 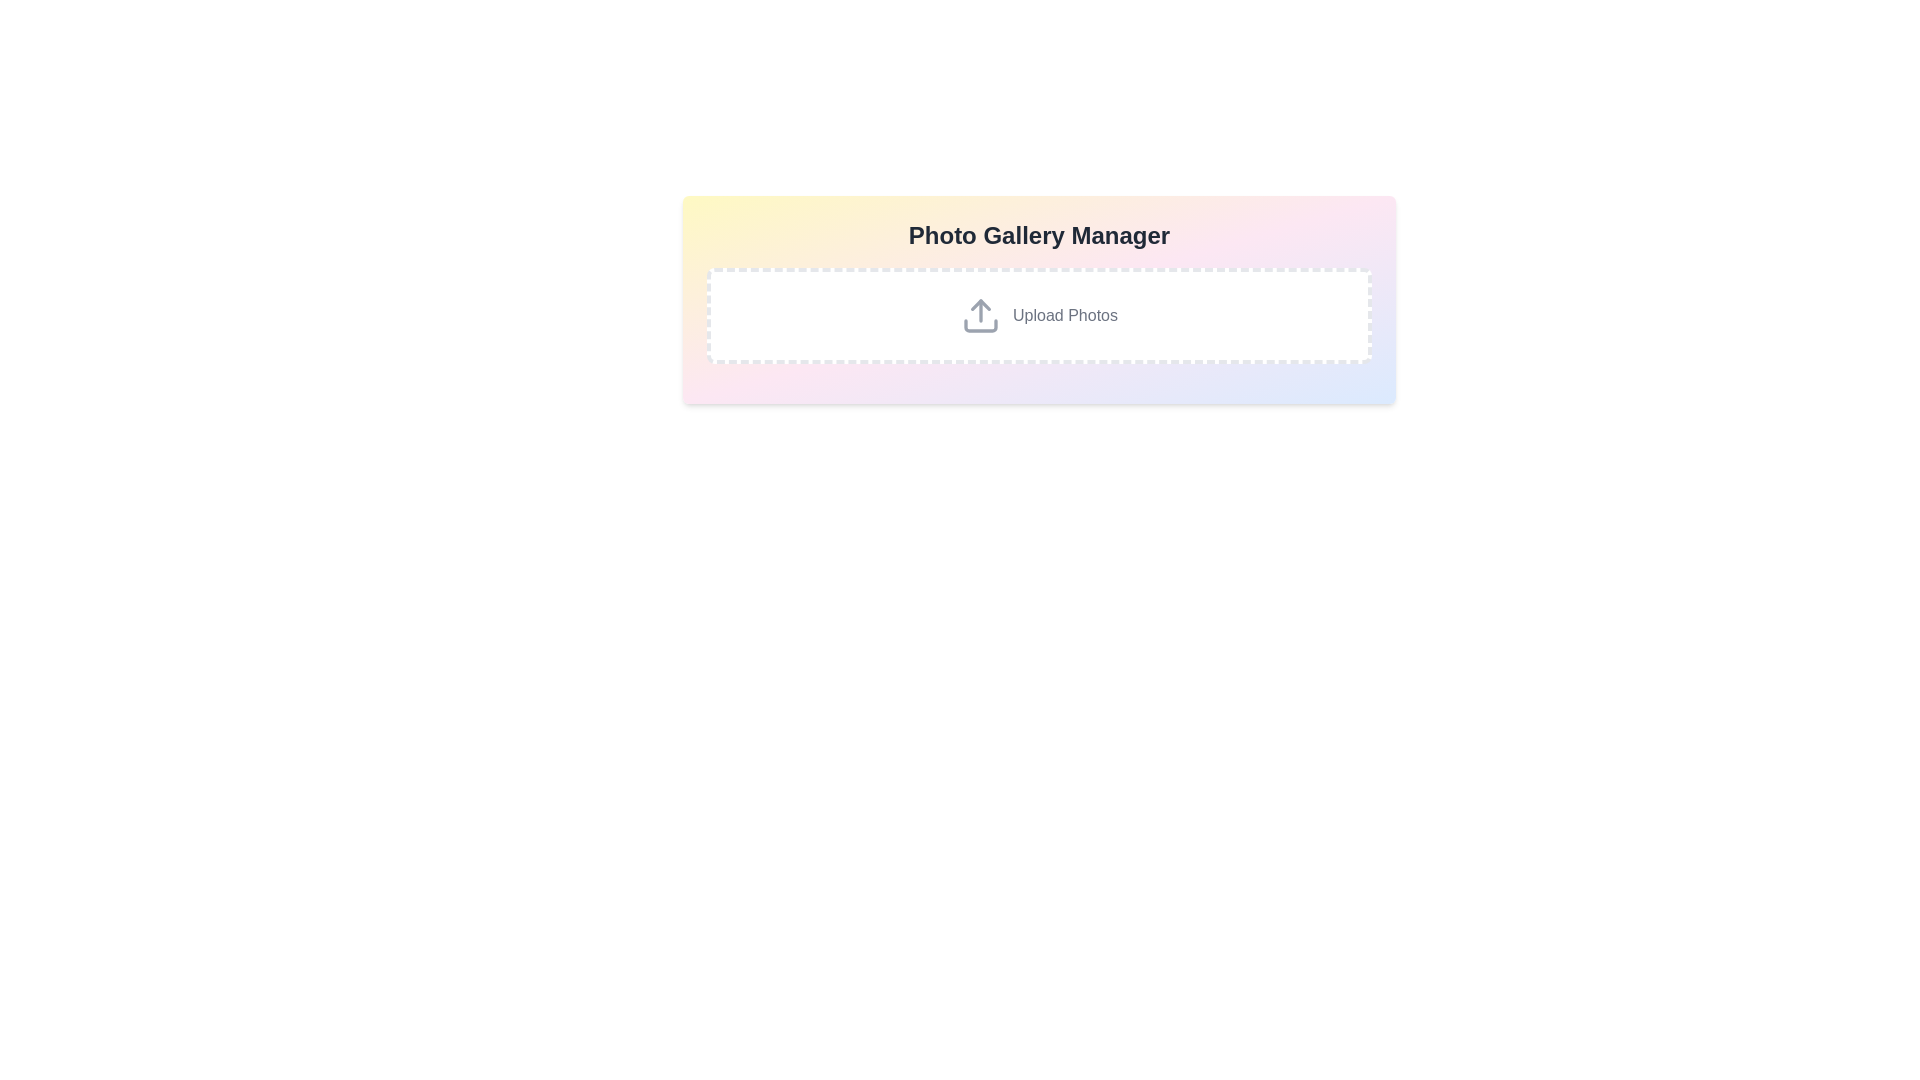 What do you see at coordinates (1039, 326) in the screenshot?
I see `the upload button in the 'Photo Gallery Manager' modal dialog` at bounding box center [1039, 326].